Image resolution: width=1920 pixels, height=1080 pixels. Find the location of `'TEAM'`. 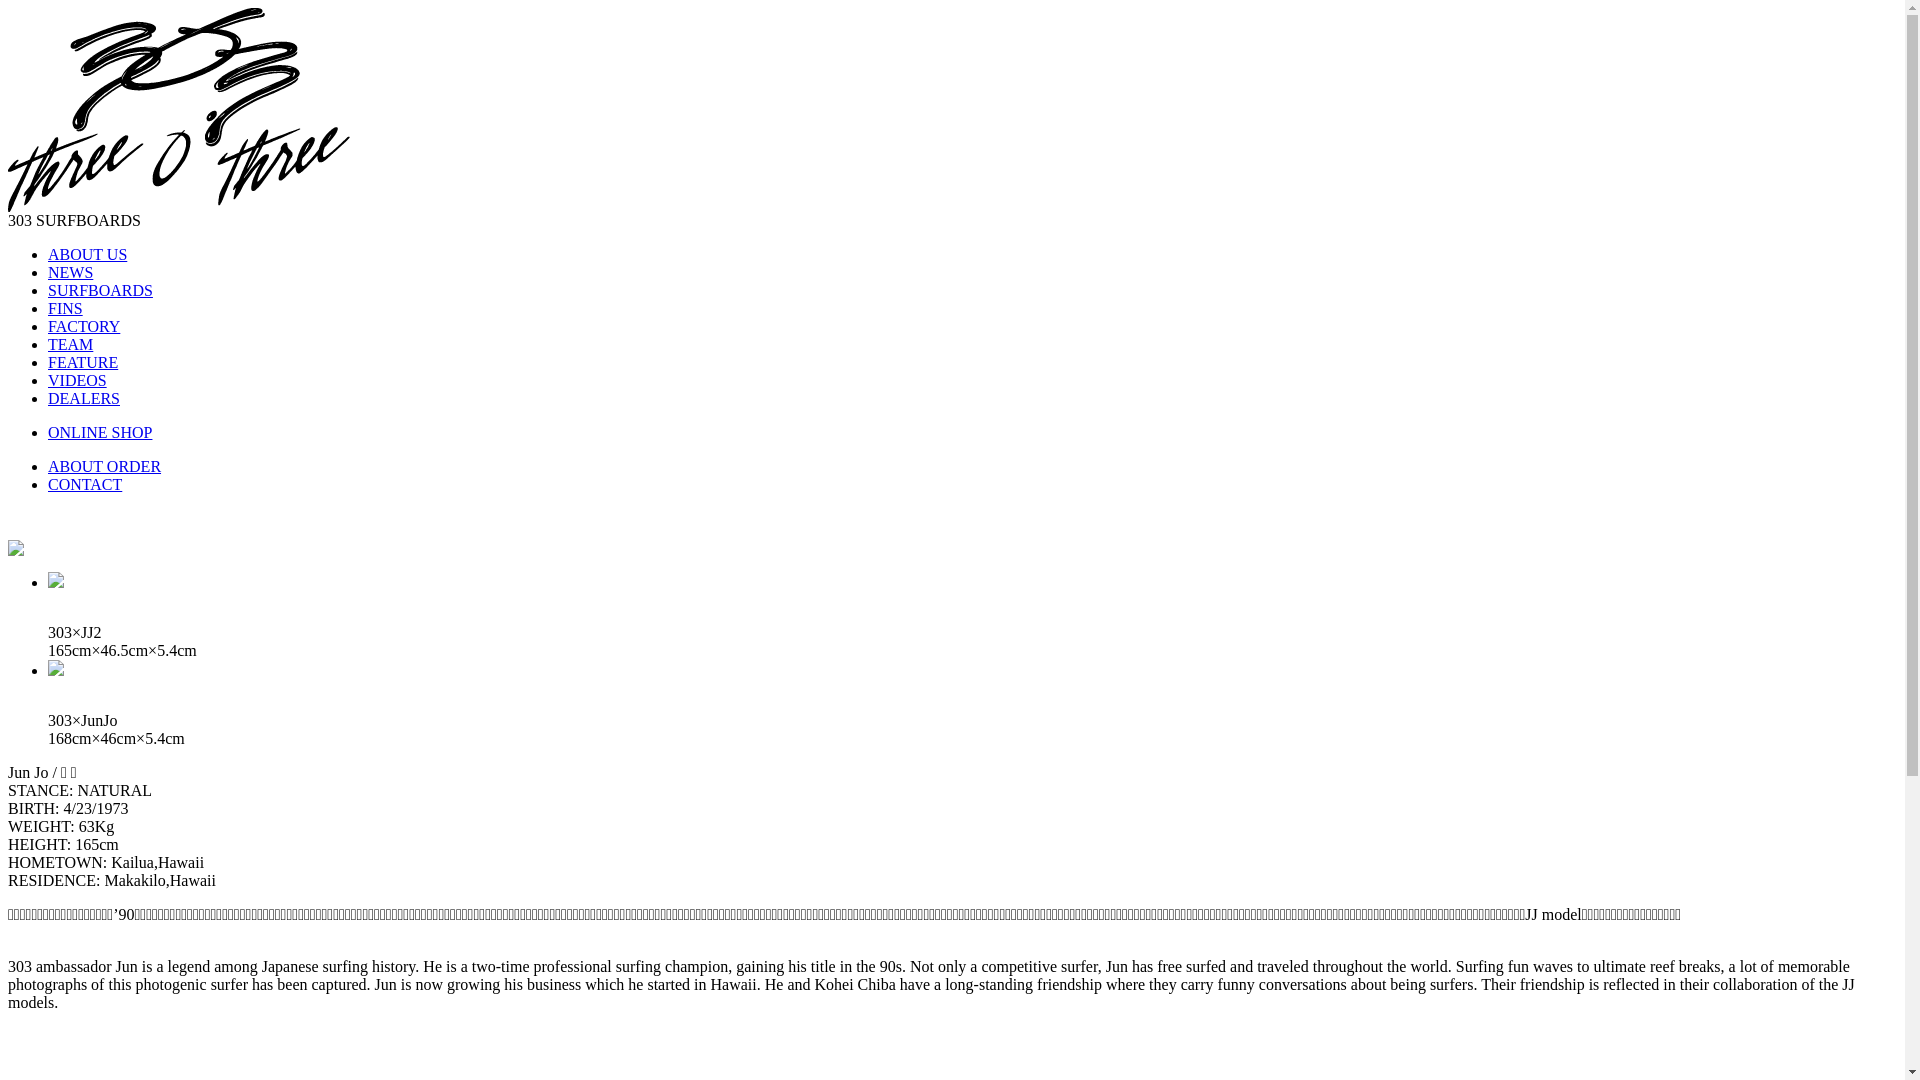

'TEAM' is located at coordinates (70, 343).